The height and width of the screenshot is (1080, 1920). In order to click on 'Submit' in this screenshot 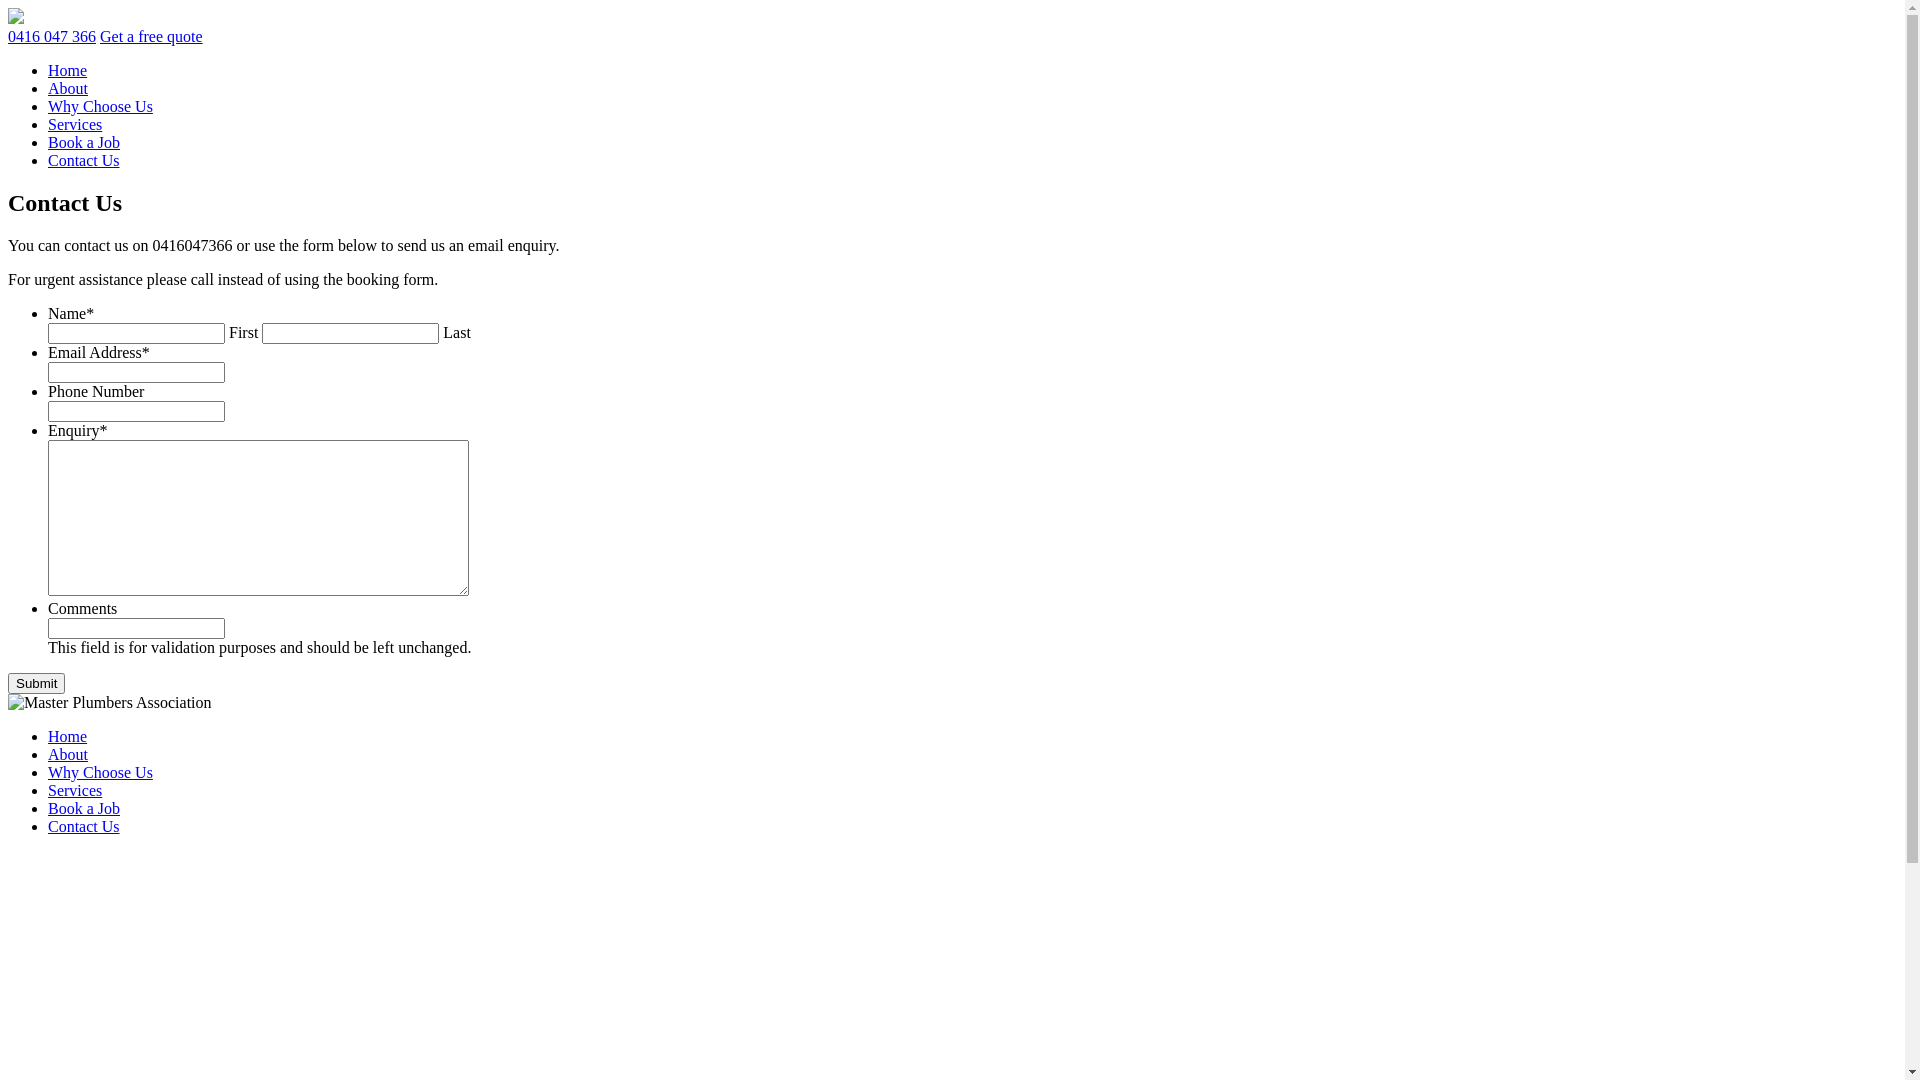, I will do `click(8, 682)`.